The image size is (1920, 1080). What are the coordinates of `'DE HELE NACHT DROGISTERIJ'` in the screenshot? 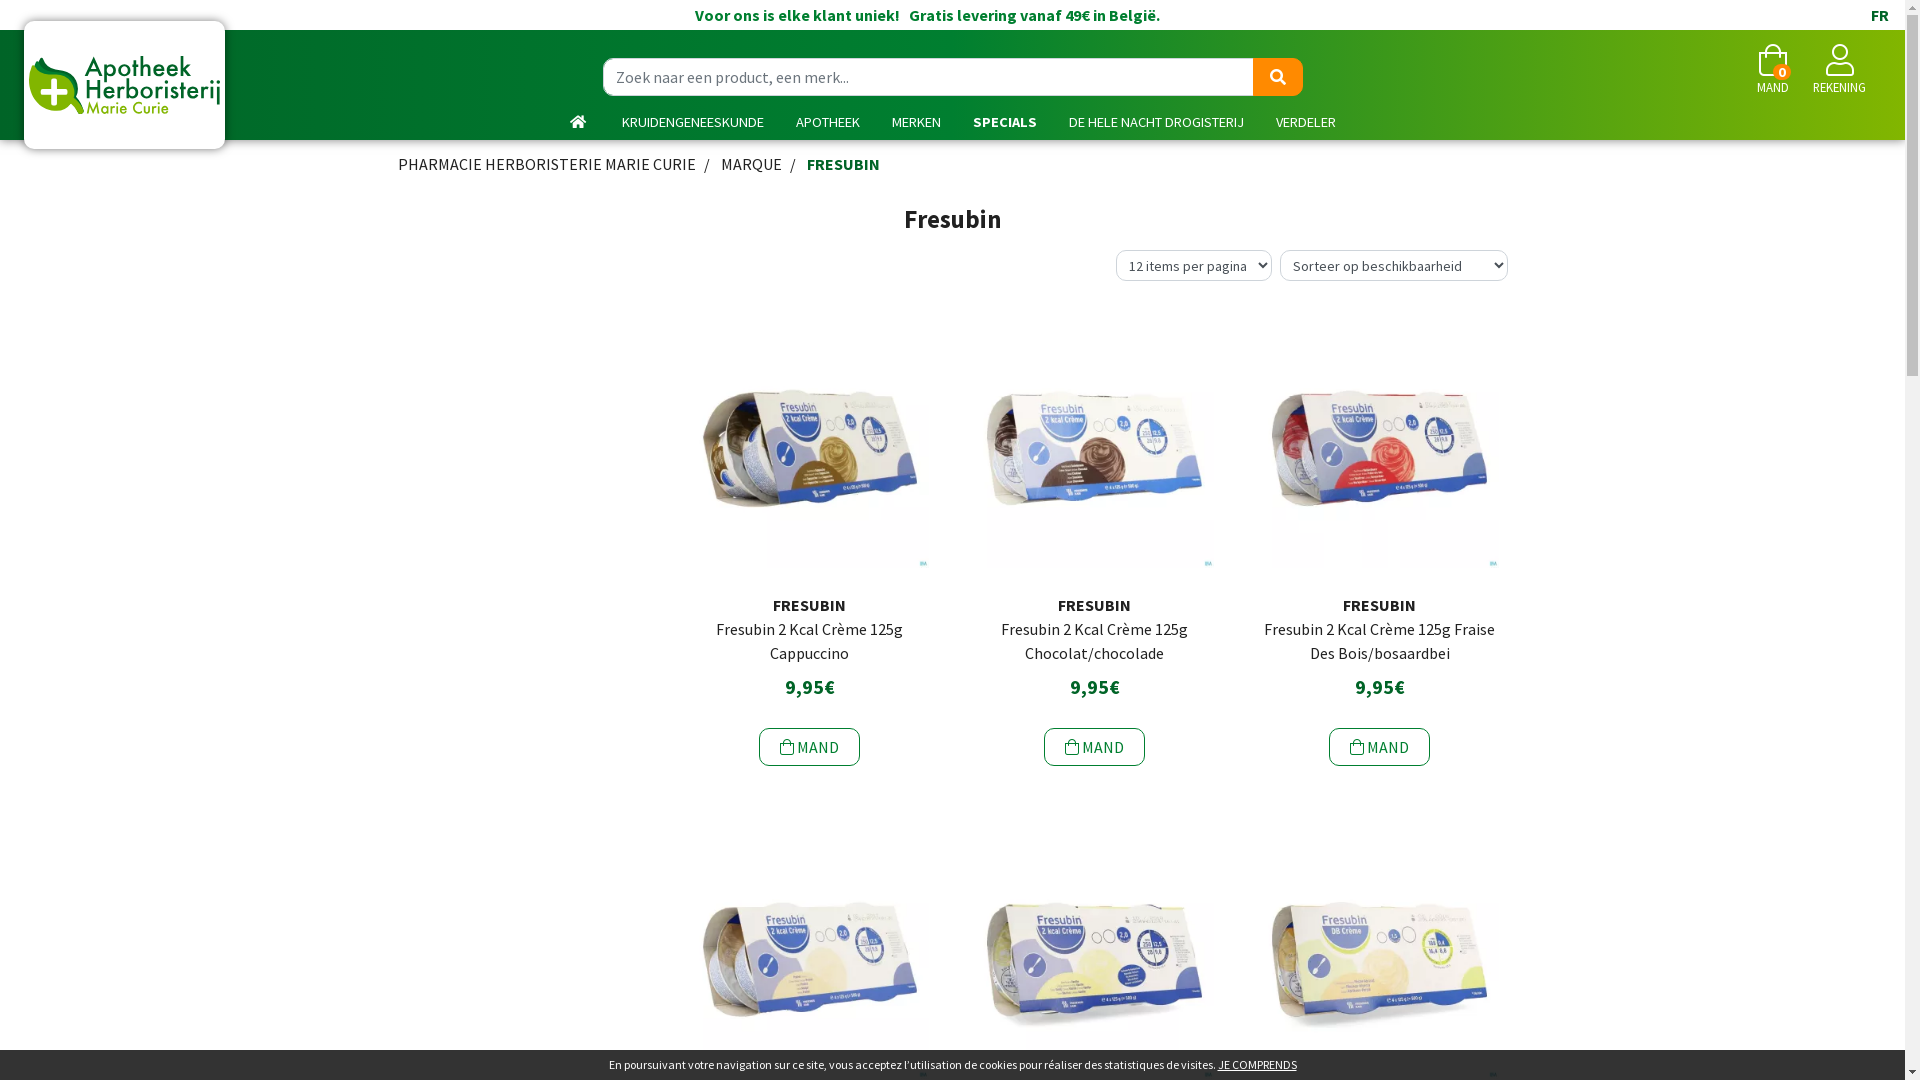 It's located at (1155, 123).